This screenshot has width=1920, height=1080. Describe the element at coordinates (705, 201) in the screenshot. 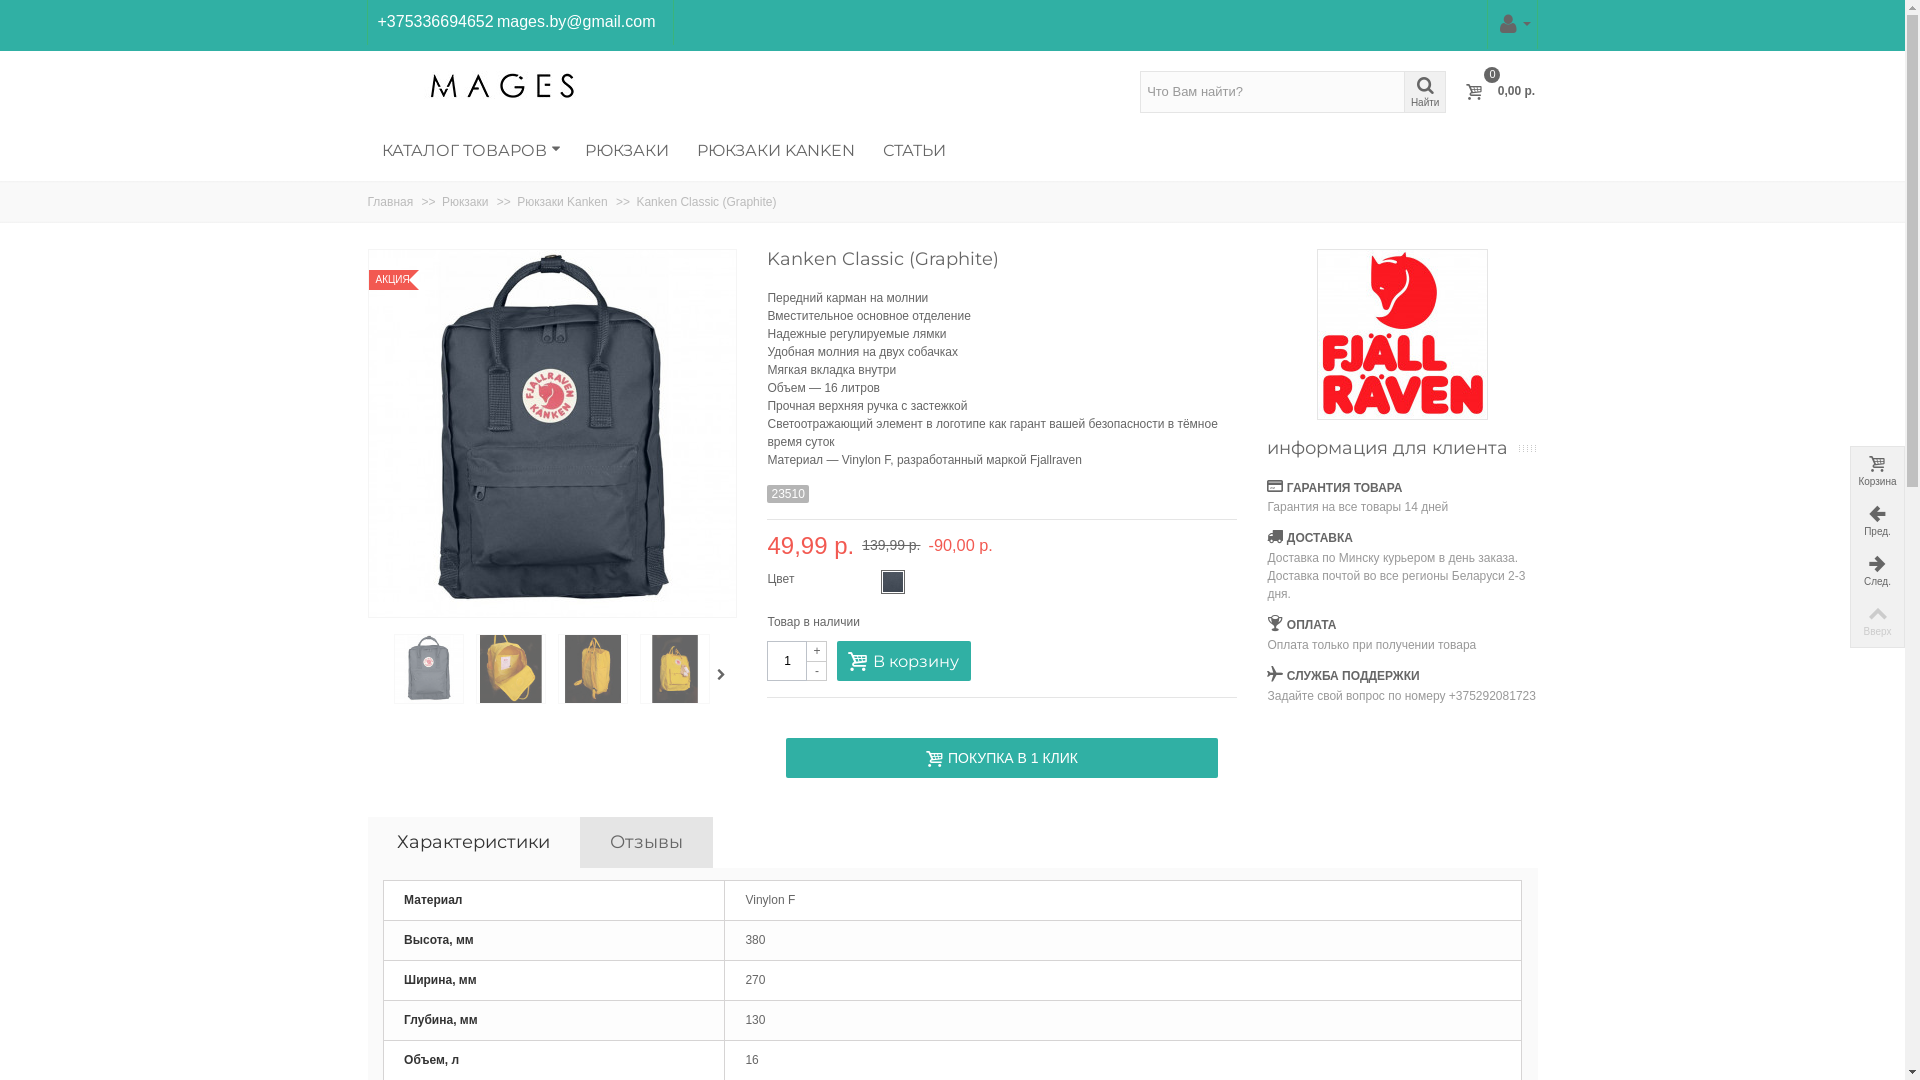

I see `'Kanken Classic (Graphite)'` at that location.